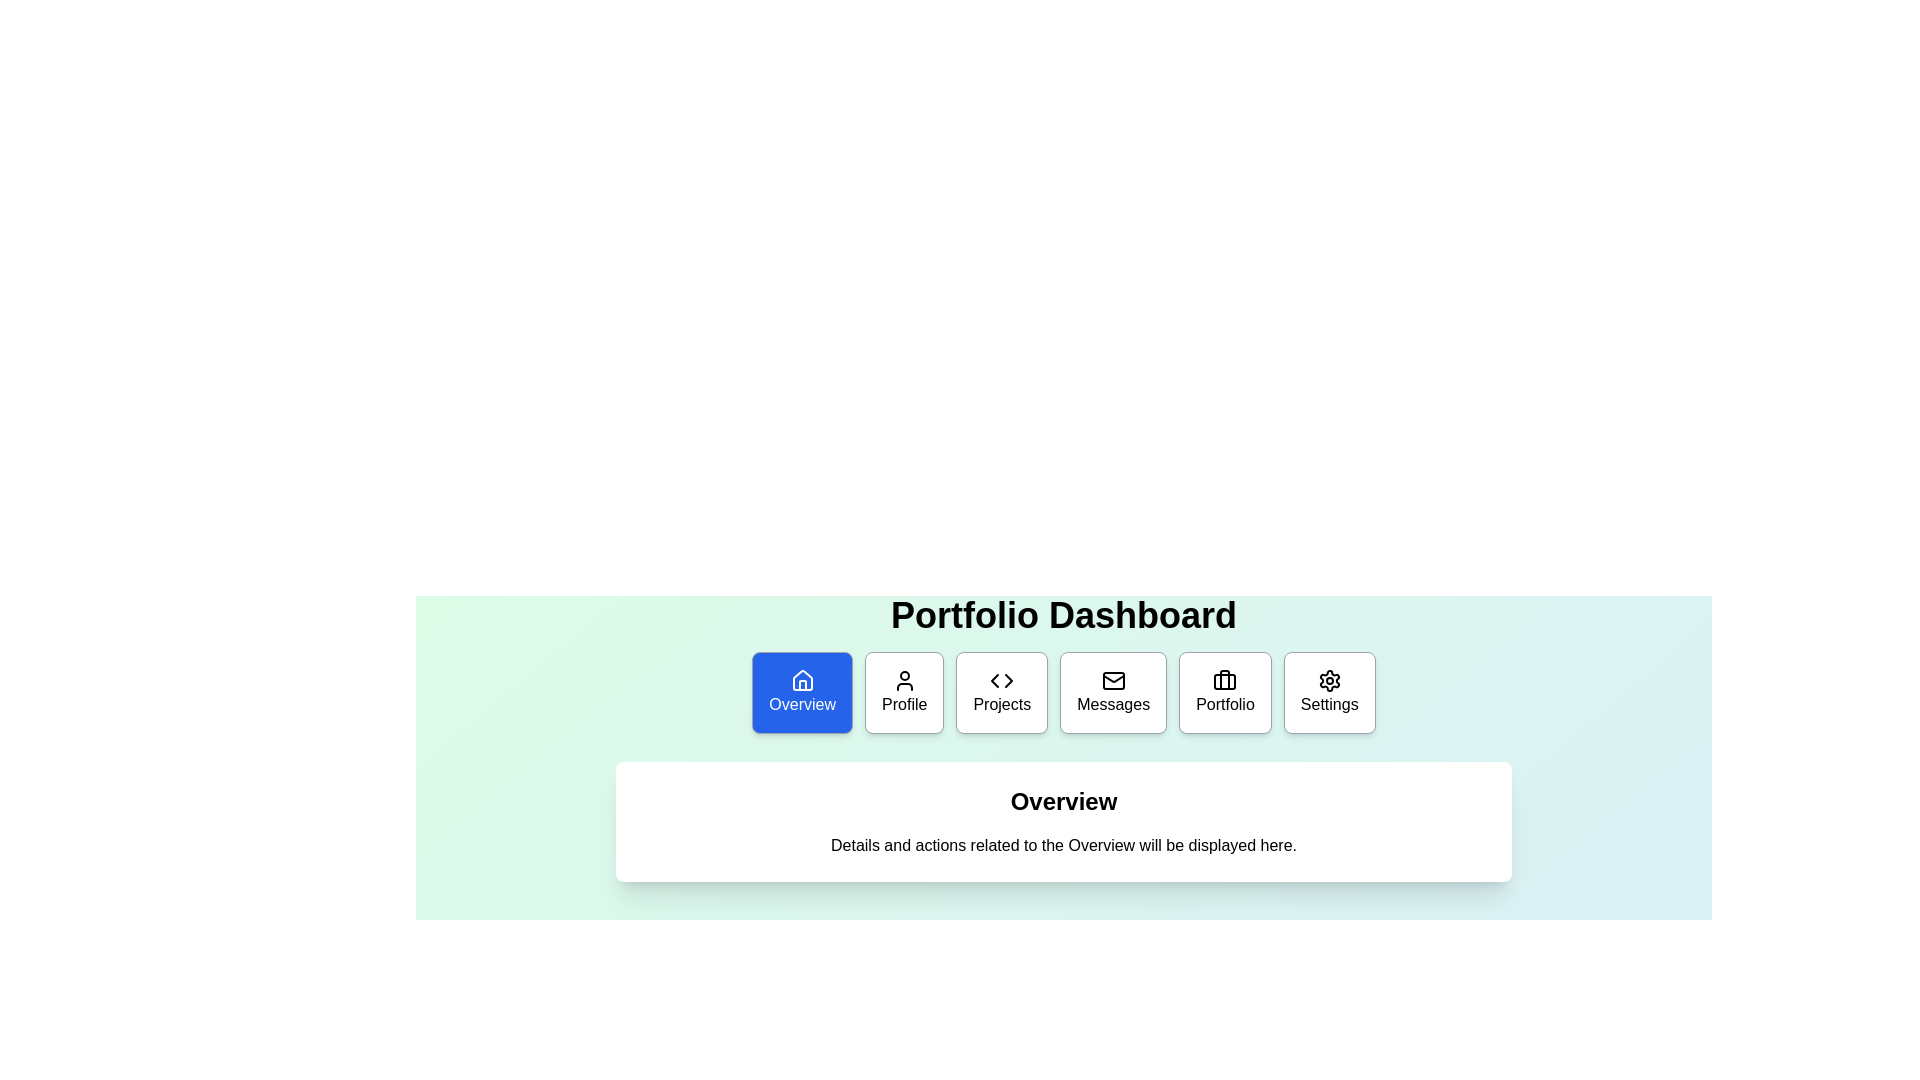 This screenshot has height=1080, width=1920. Describe the element at coordinates (1112, 692) in the screenshot. I see `the fourth button in a horizontal row of six buttons` at that location.